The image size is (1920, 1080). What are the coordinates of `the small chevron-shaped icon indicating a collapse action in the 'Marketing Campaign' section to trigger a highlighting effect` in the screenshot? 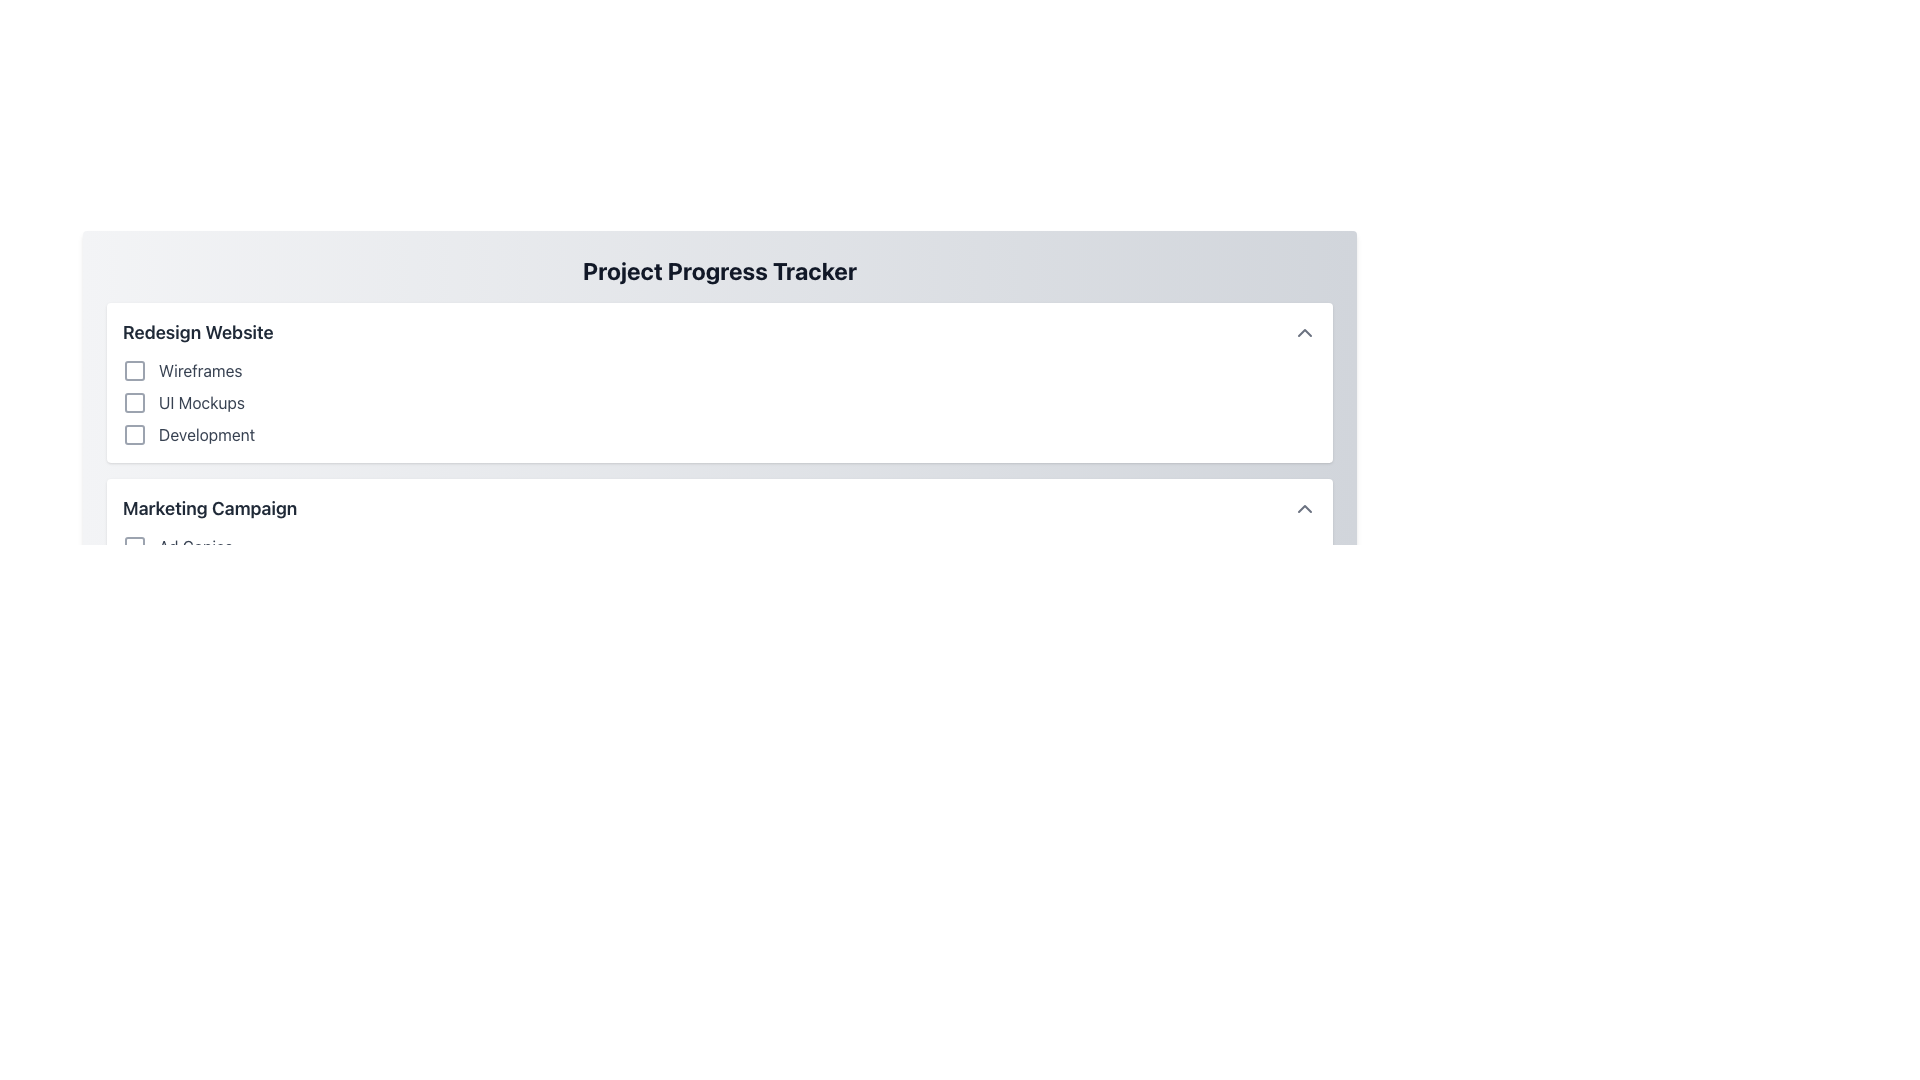 It's located at (1305, 508).